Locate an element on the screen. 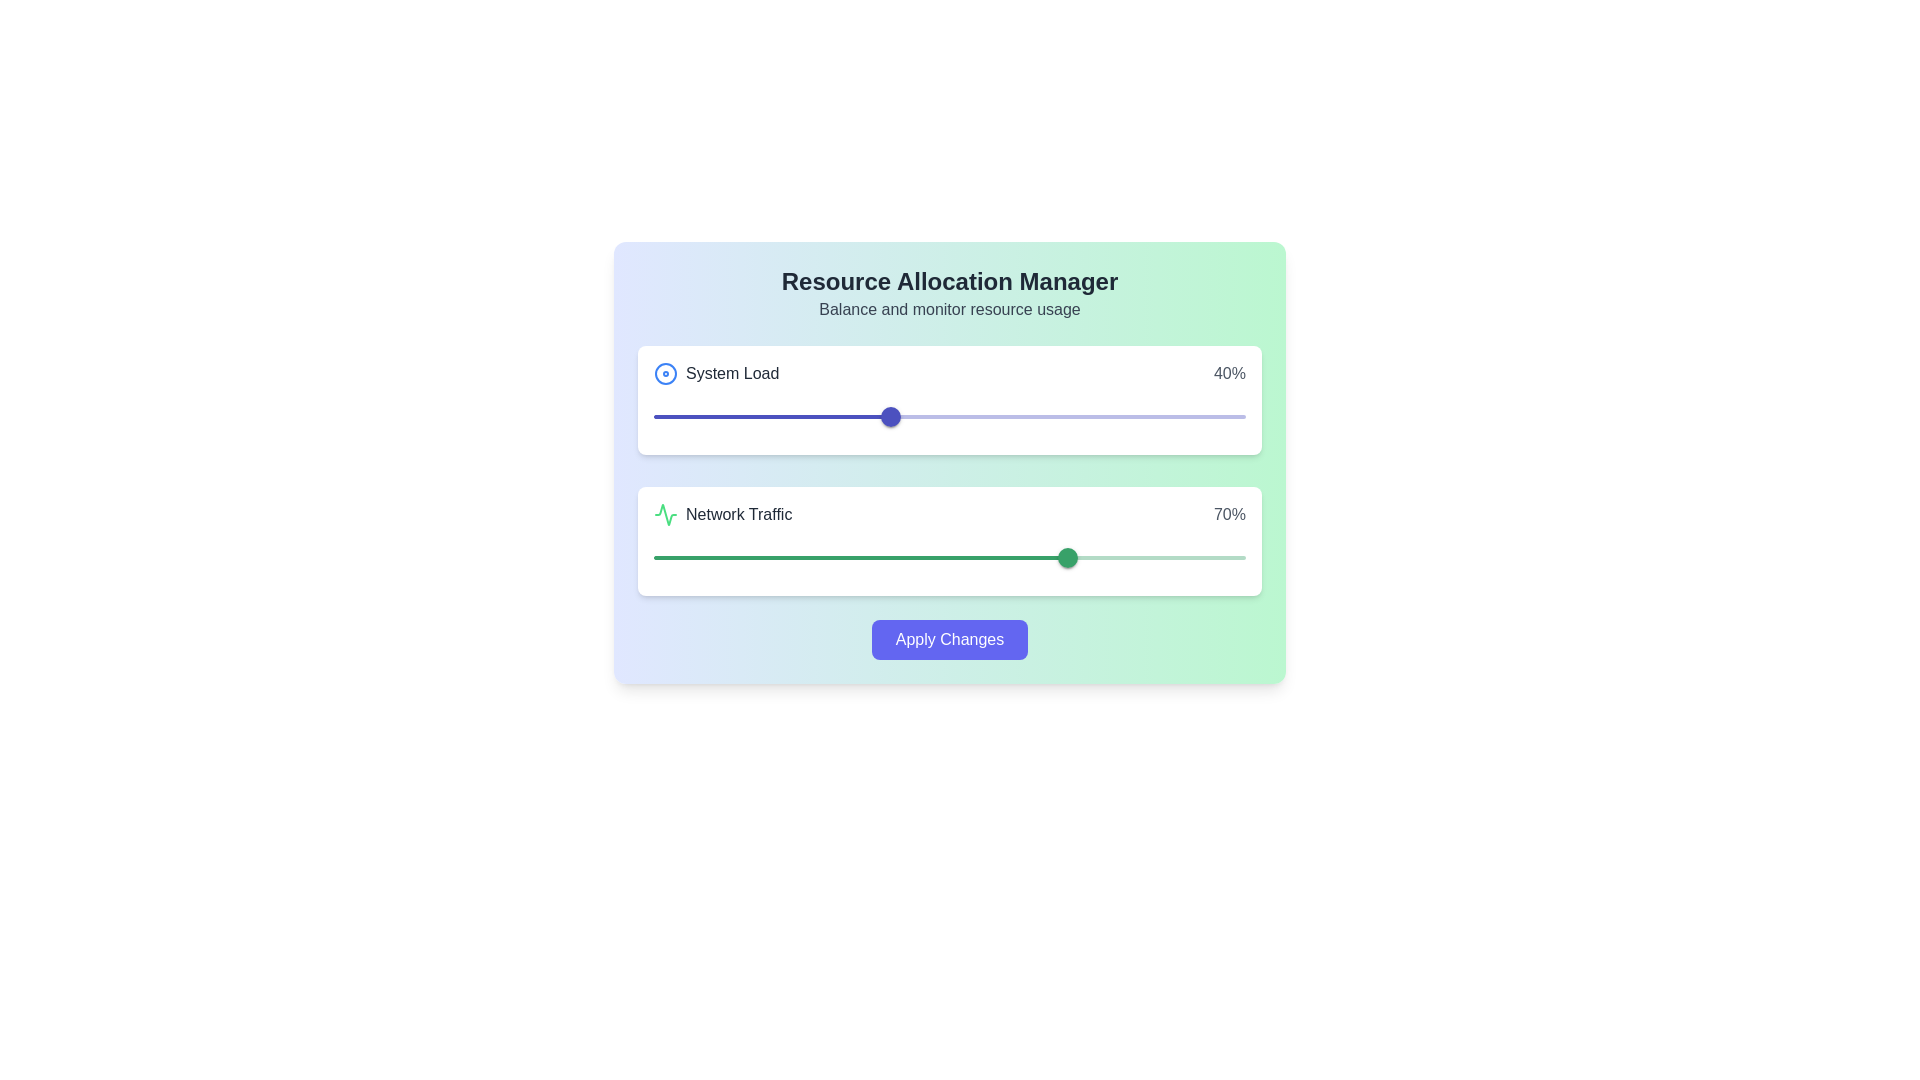 The height and width of the screenshot is (1080, 1920). the 'System Load' labeled metric display element, which shows a value of '40%' and is positioned in the top section of its panel is located at coordinates (949, 374).